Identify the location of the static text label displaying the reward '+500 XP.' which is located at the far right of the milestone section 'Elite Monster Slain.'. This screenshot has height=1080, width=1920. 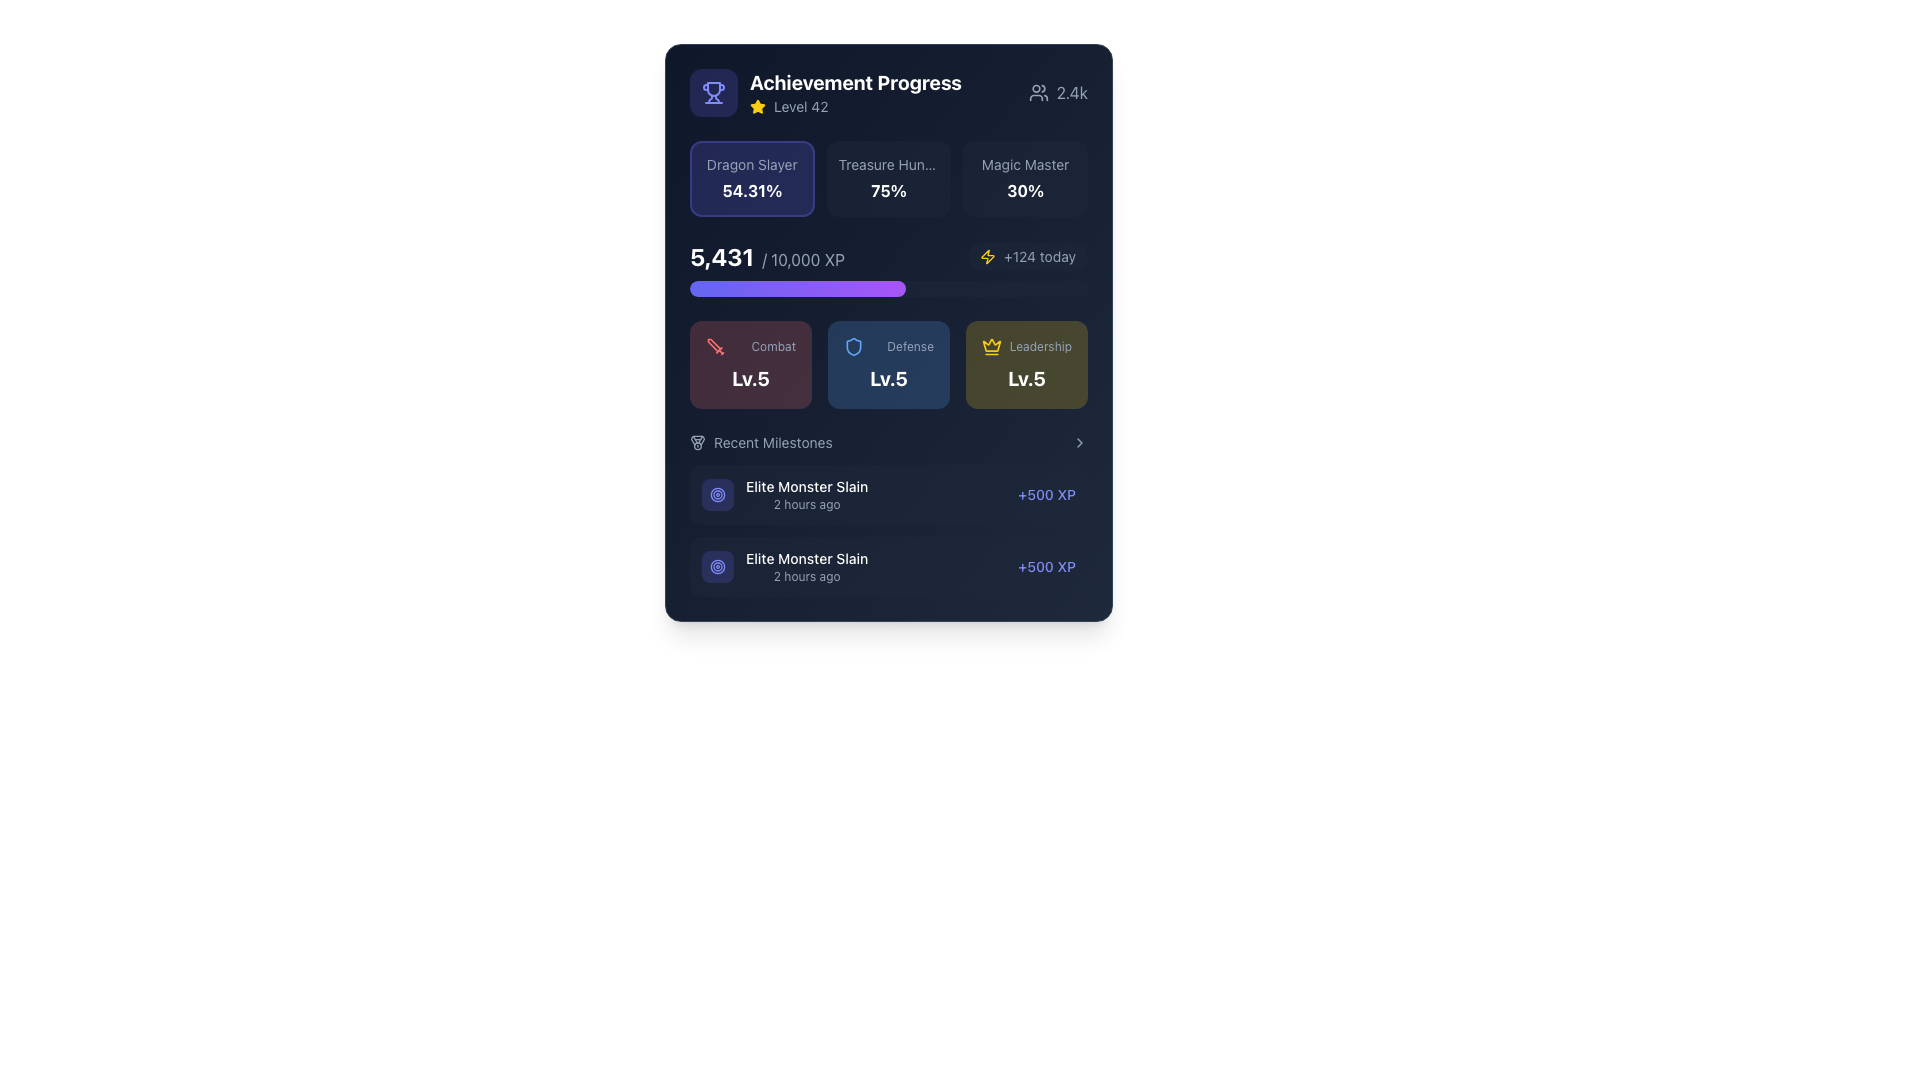
(1046, 494).